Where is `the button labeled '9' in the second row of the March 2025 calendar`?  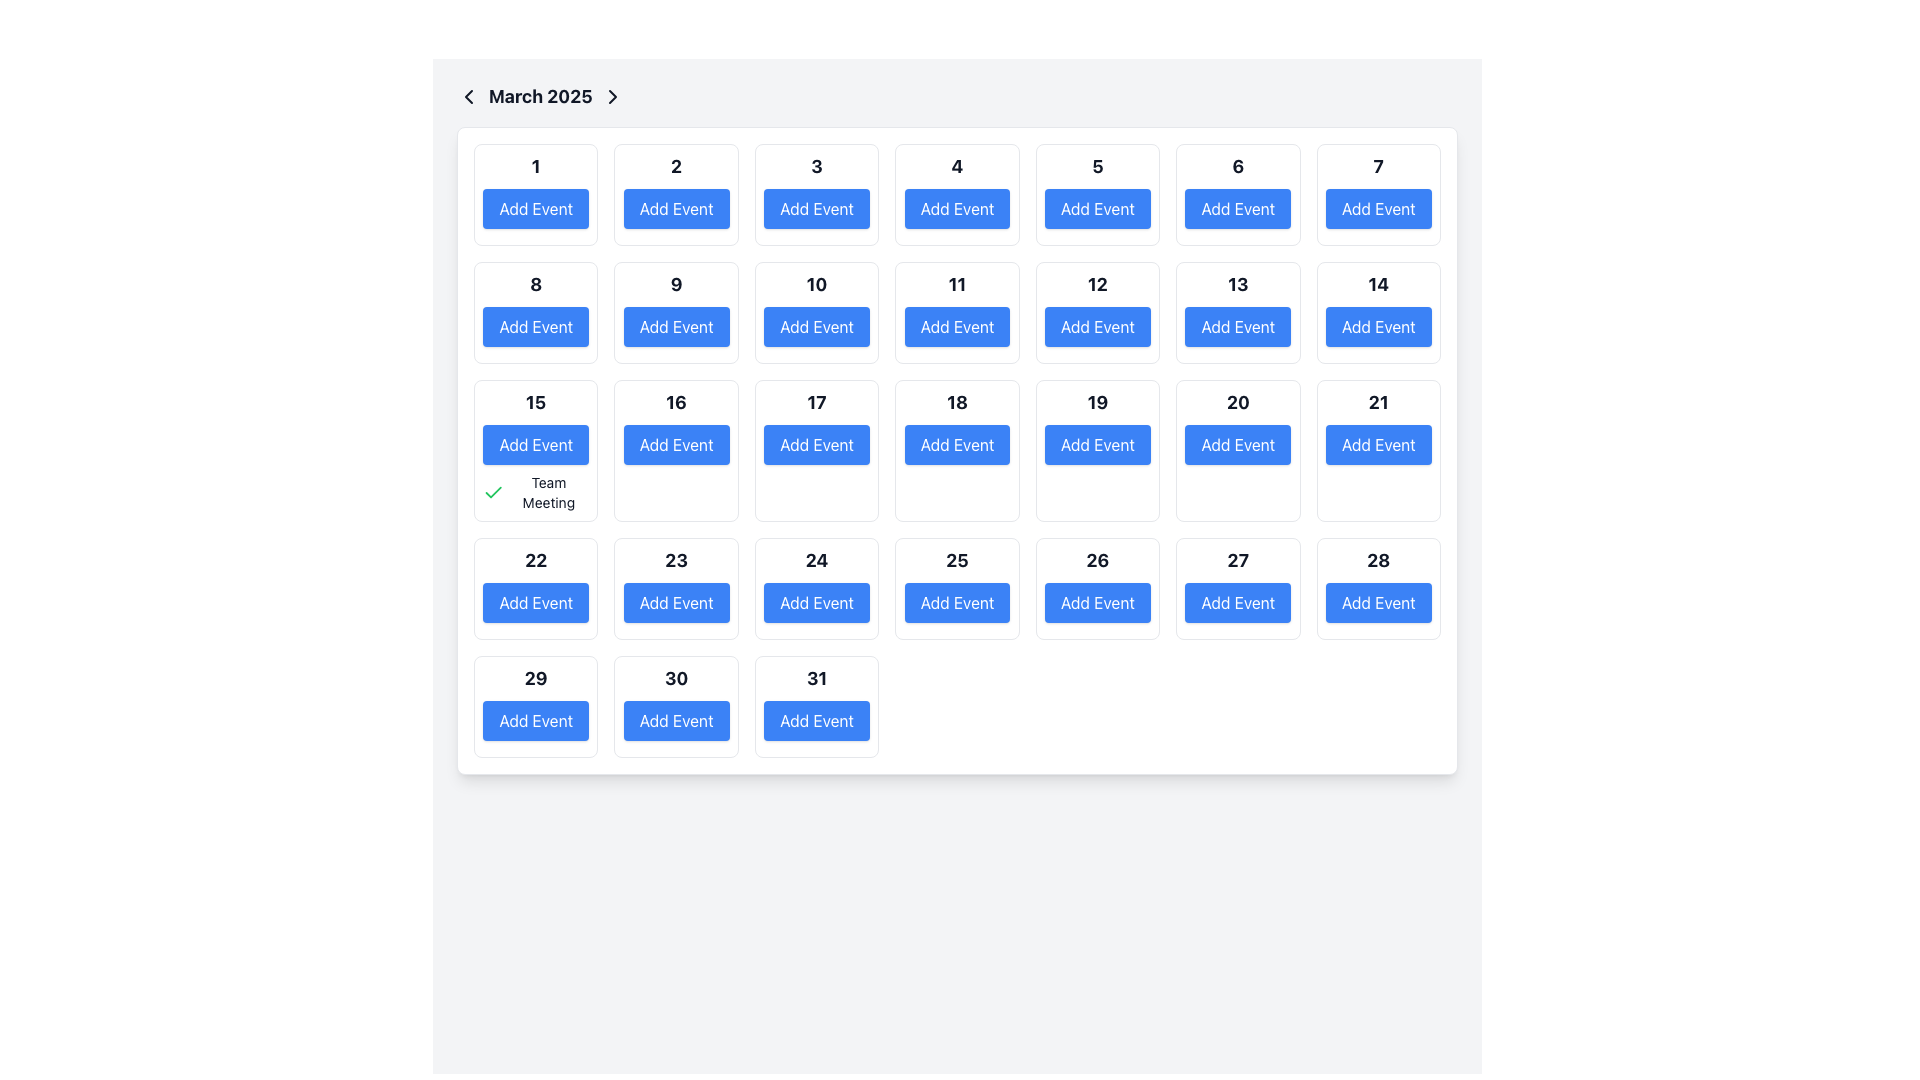 the button labeled '9' in the second row of the March 2025 calendar is located at coordinates (676, 312).